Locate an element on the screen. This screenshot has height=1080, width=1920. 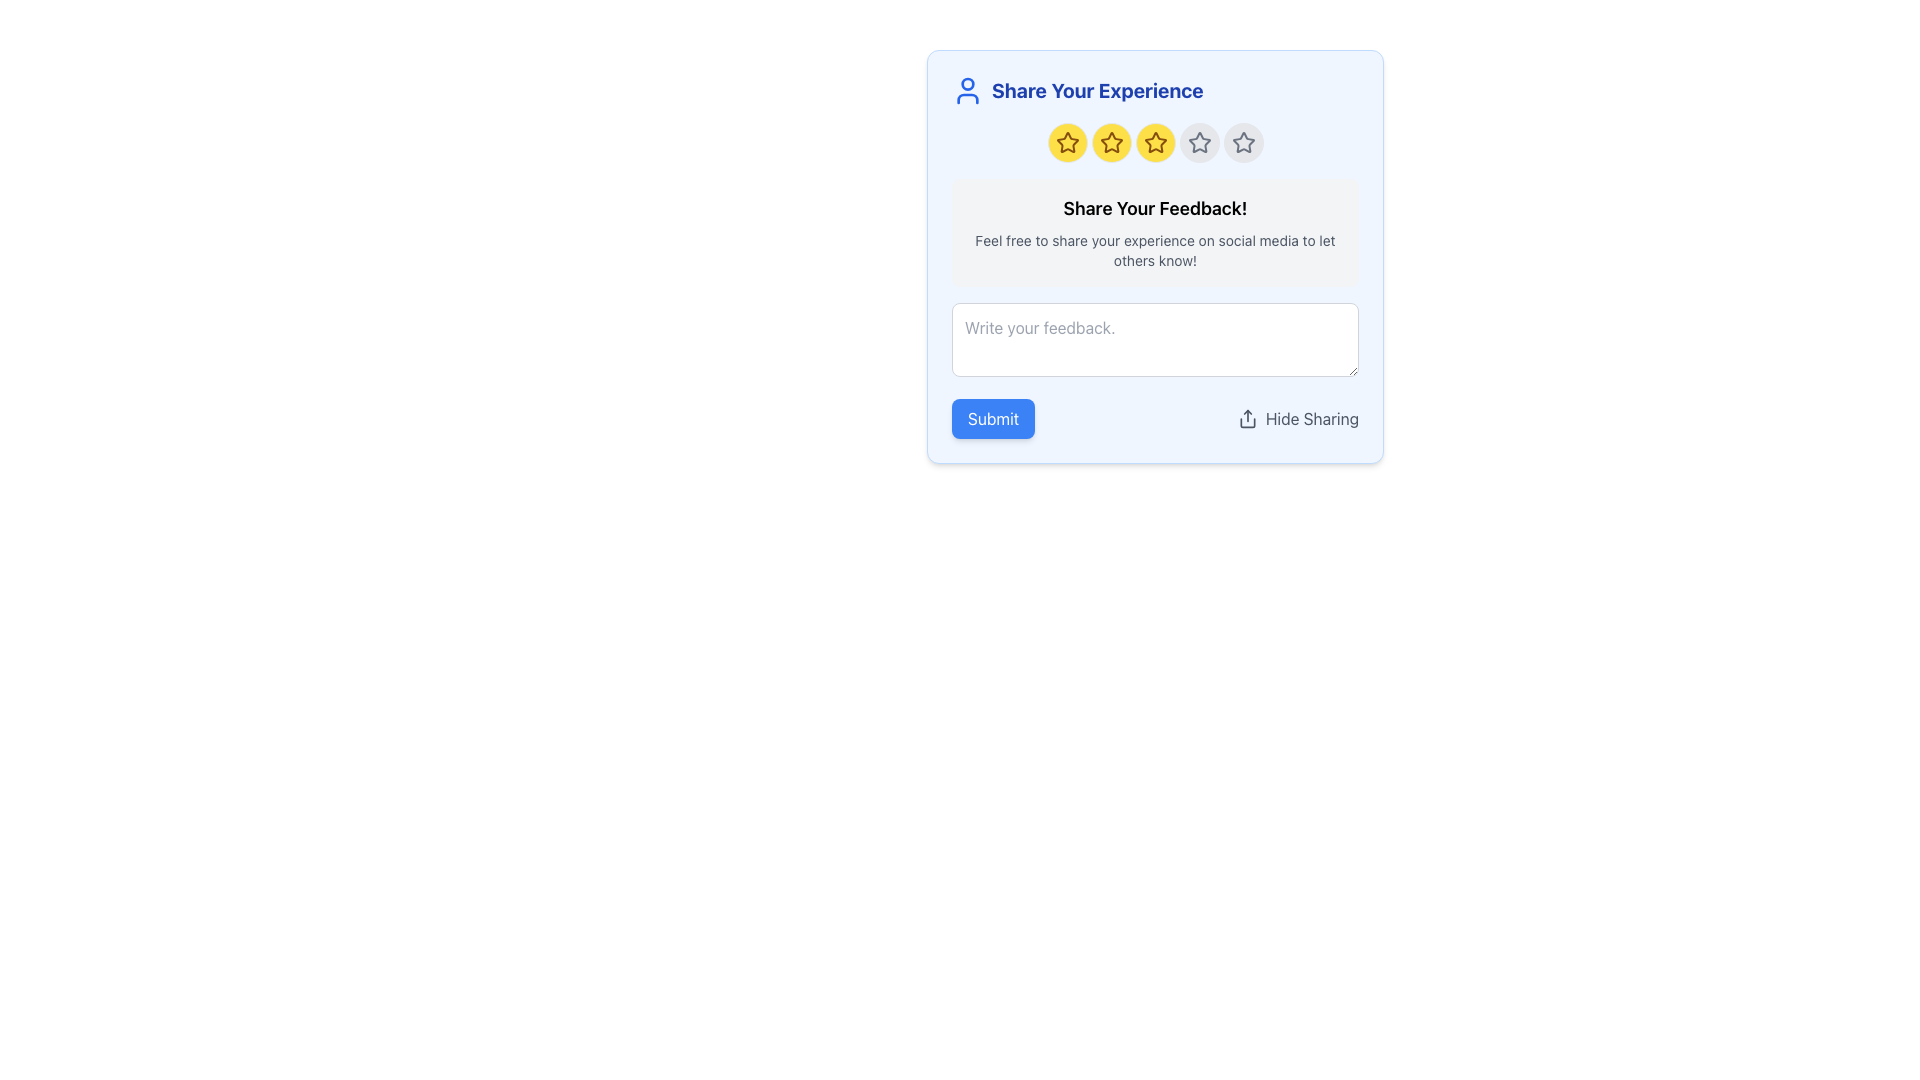
the third star in the star rating indicator is located at coordinates (1155, 141).